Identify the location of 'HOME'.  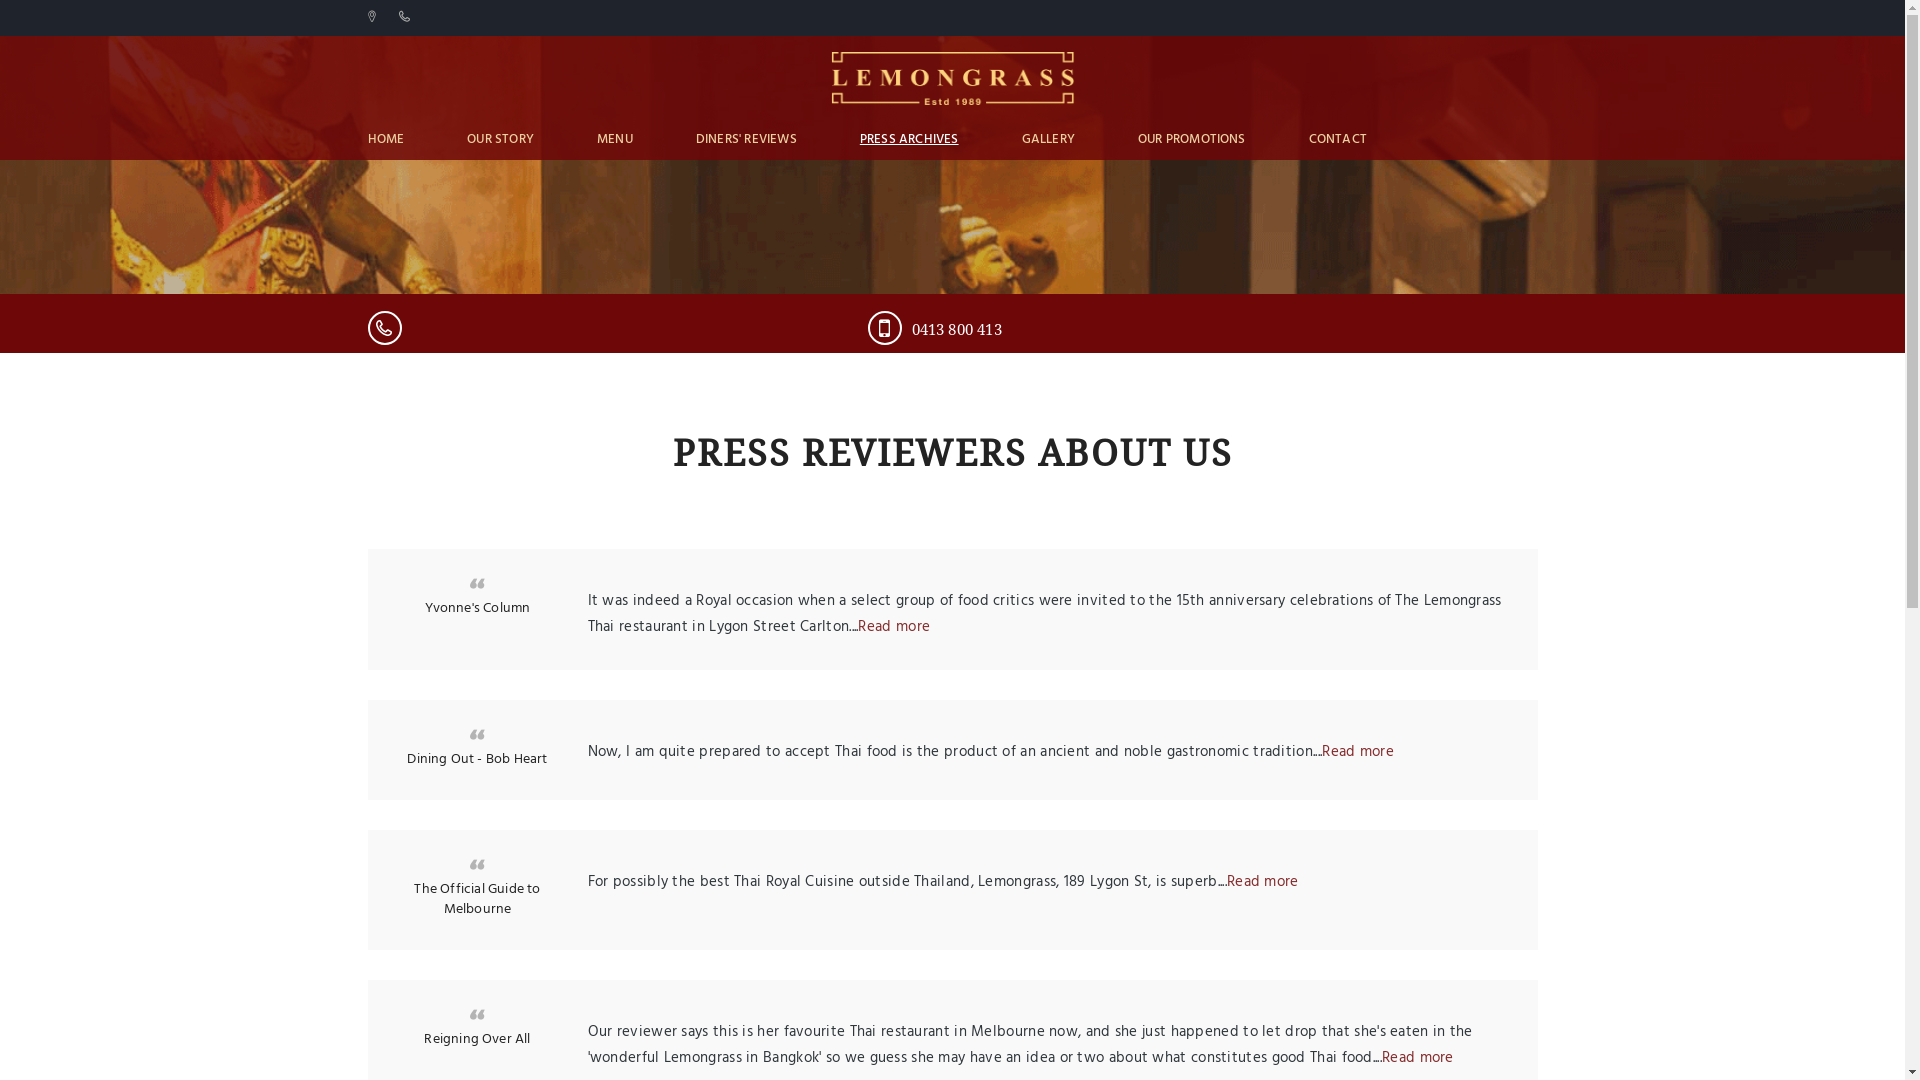
(386, 138).